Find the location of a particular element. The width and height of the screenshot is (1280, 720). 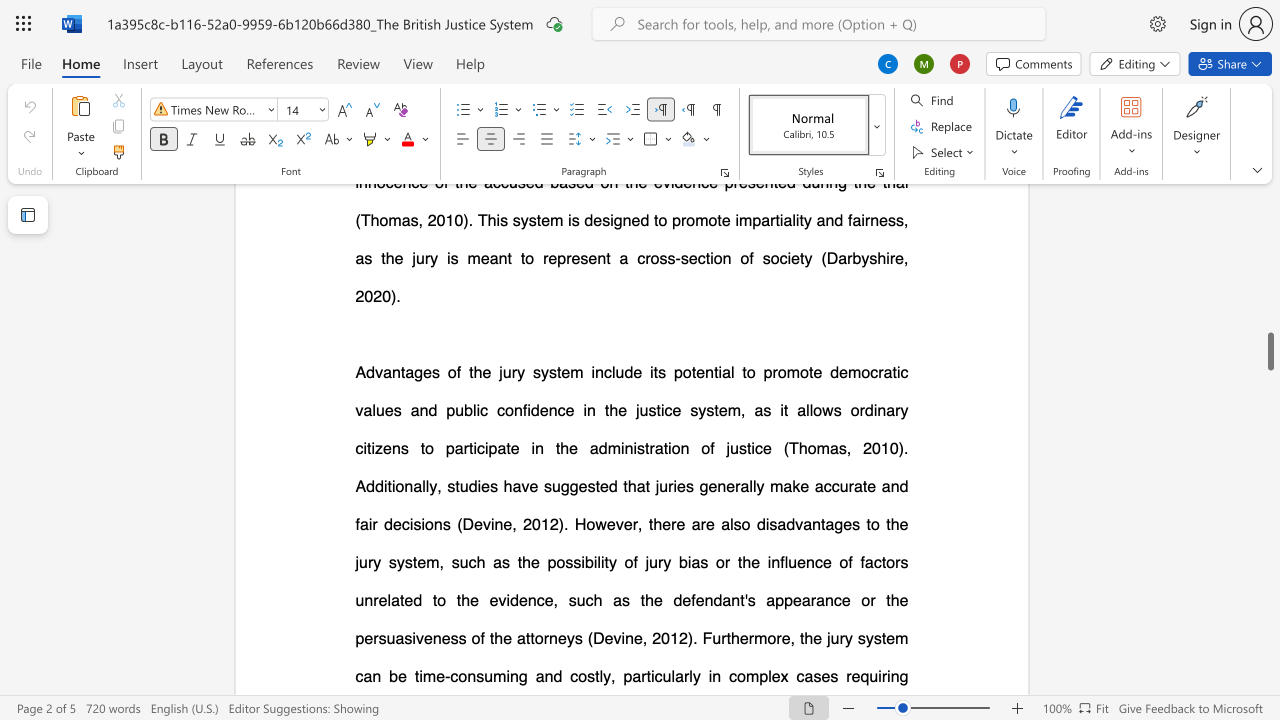

the scrollbar to scroll the page up is located at coordinates (1269, 210).